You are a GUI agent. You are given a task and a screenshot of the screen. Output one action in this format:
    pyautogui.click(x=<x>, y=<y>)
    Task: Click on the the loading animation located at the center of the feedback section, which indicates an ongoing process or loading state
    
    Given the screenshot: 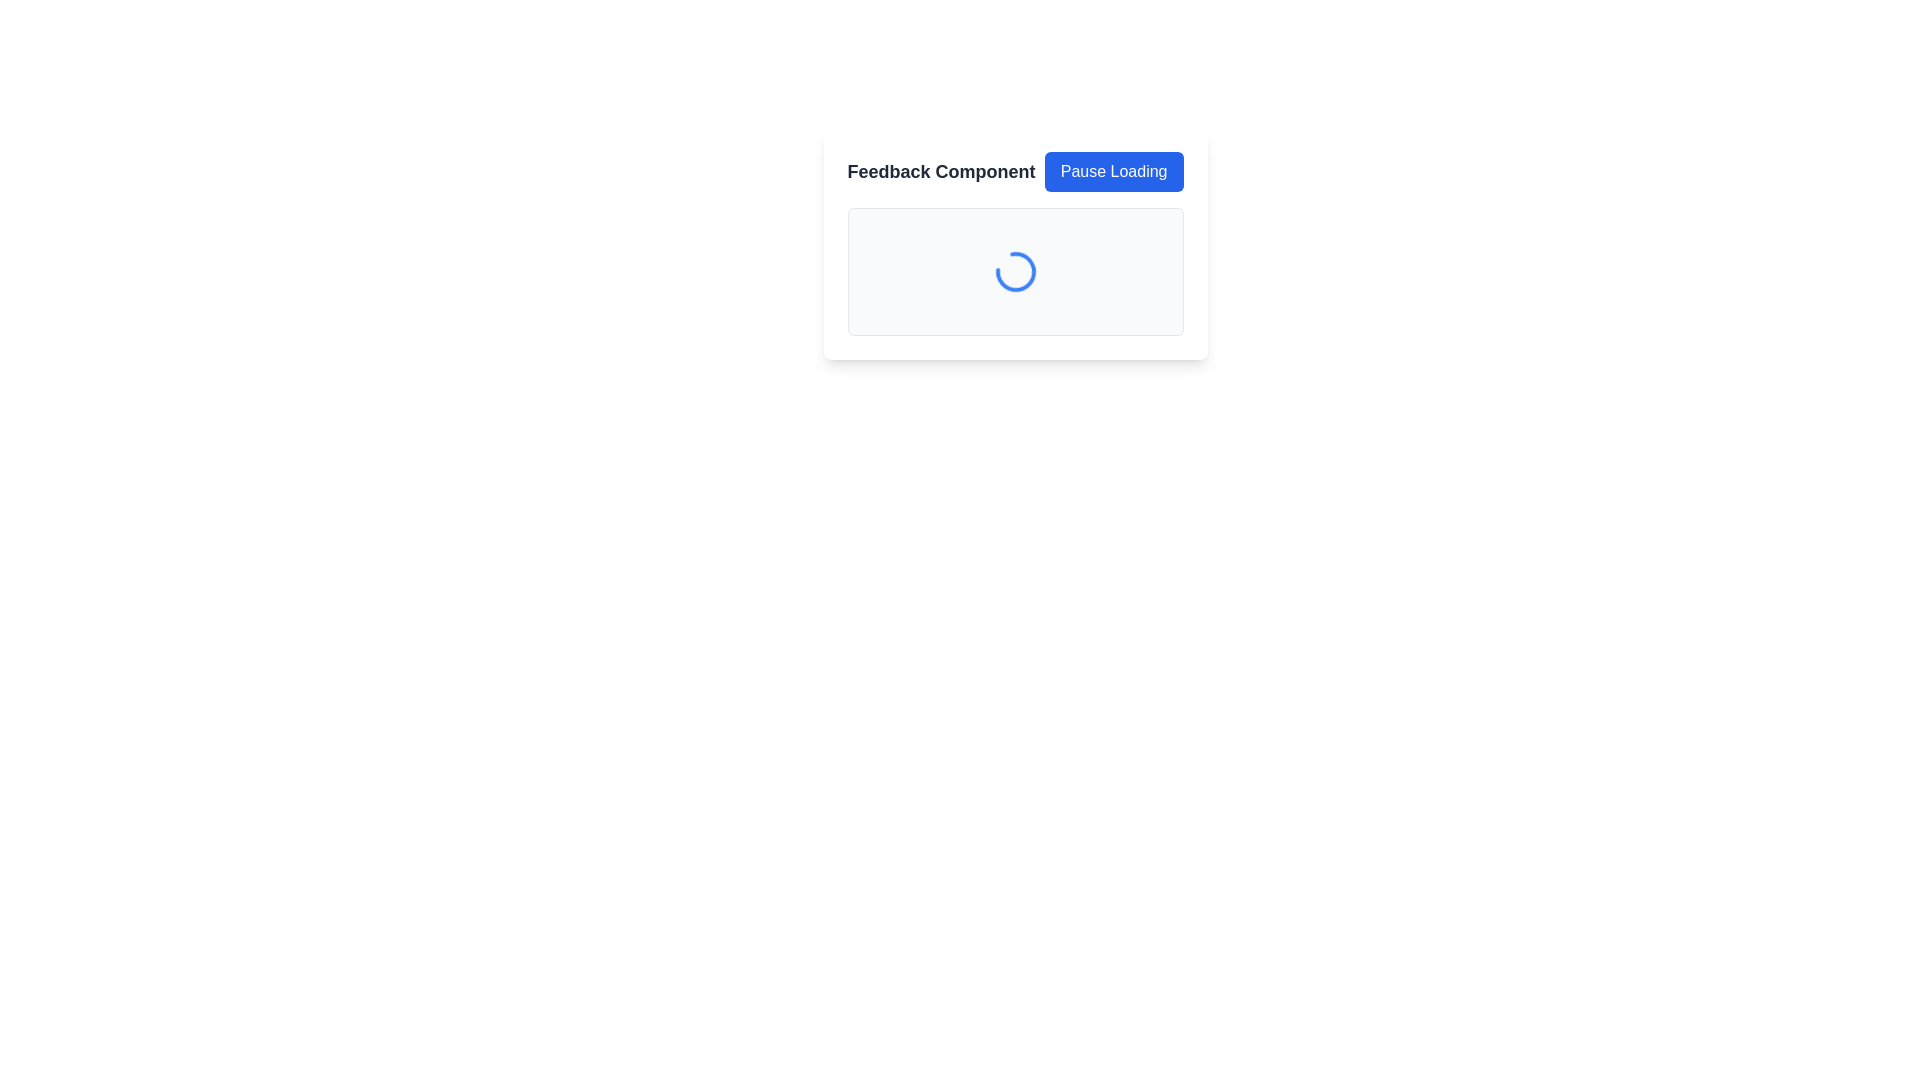 What is the action you would take?
    pyautogui.click(x=1015, y=272)
    